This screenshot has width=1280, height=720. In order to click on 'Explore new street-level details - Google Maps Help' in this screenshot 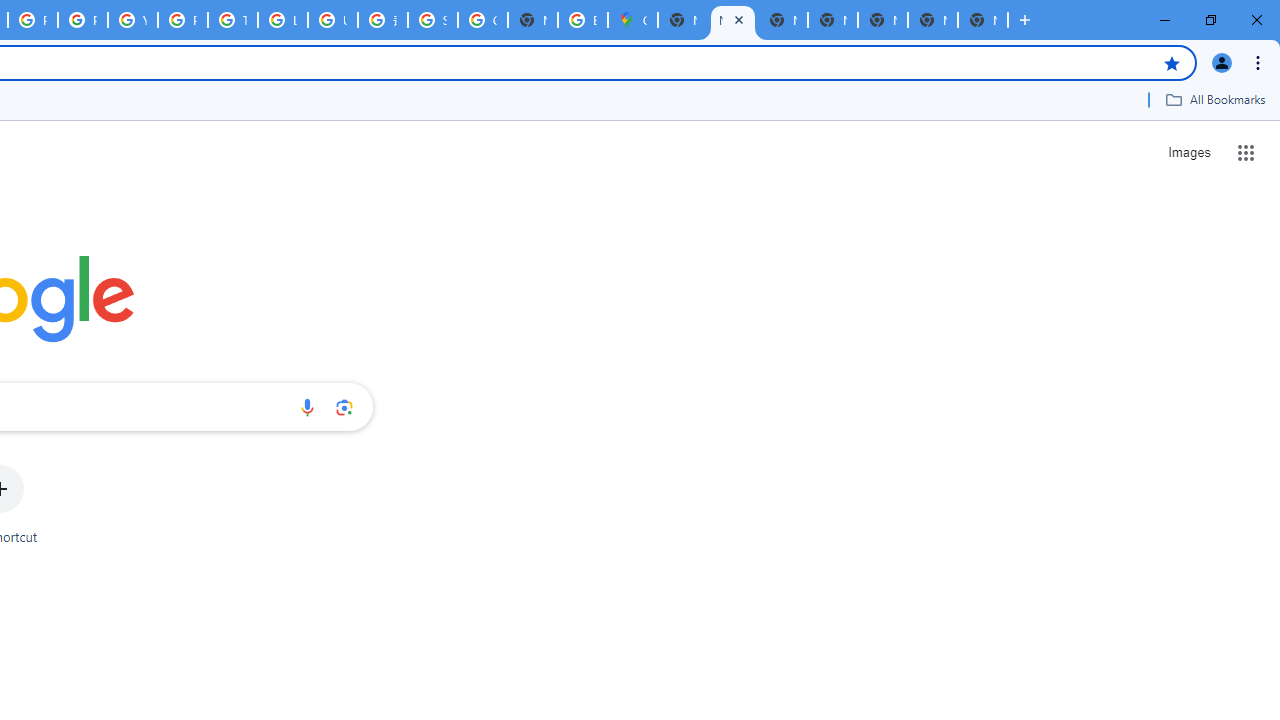, I will do `click(582, 20)`.